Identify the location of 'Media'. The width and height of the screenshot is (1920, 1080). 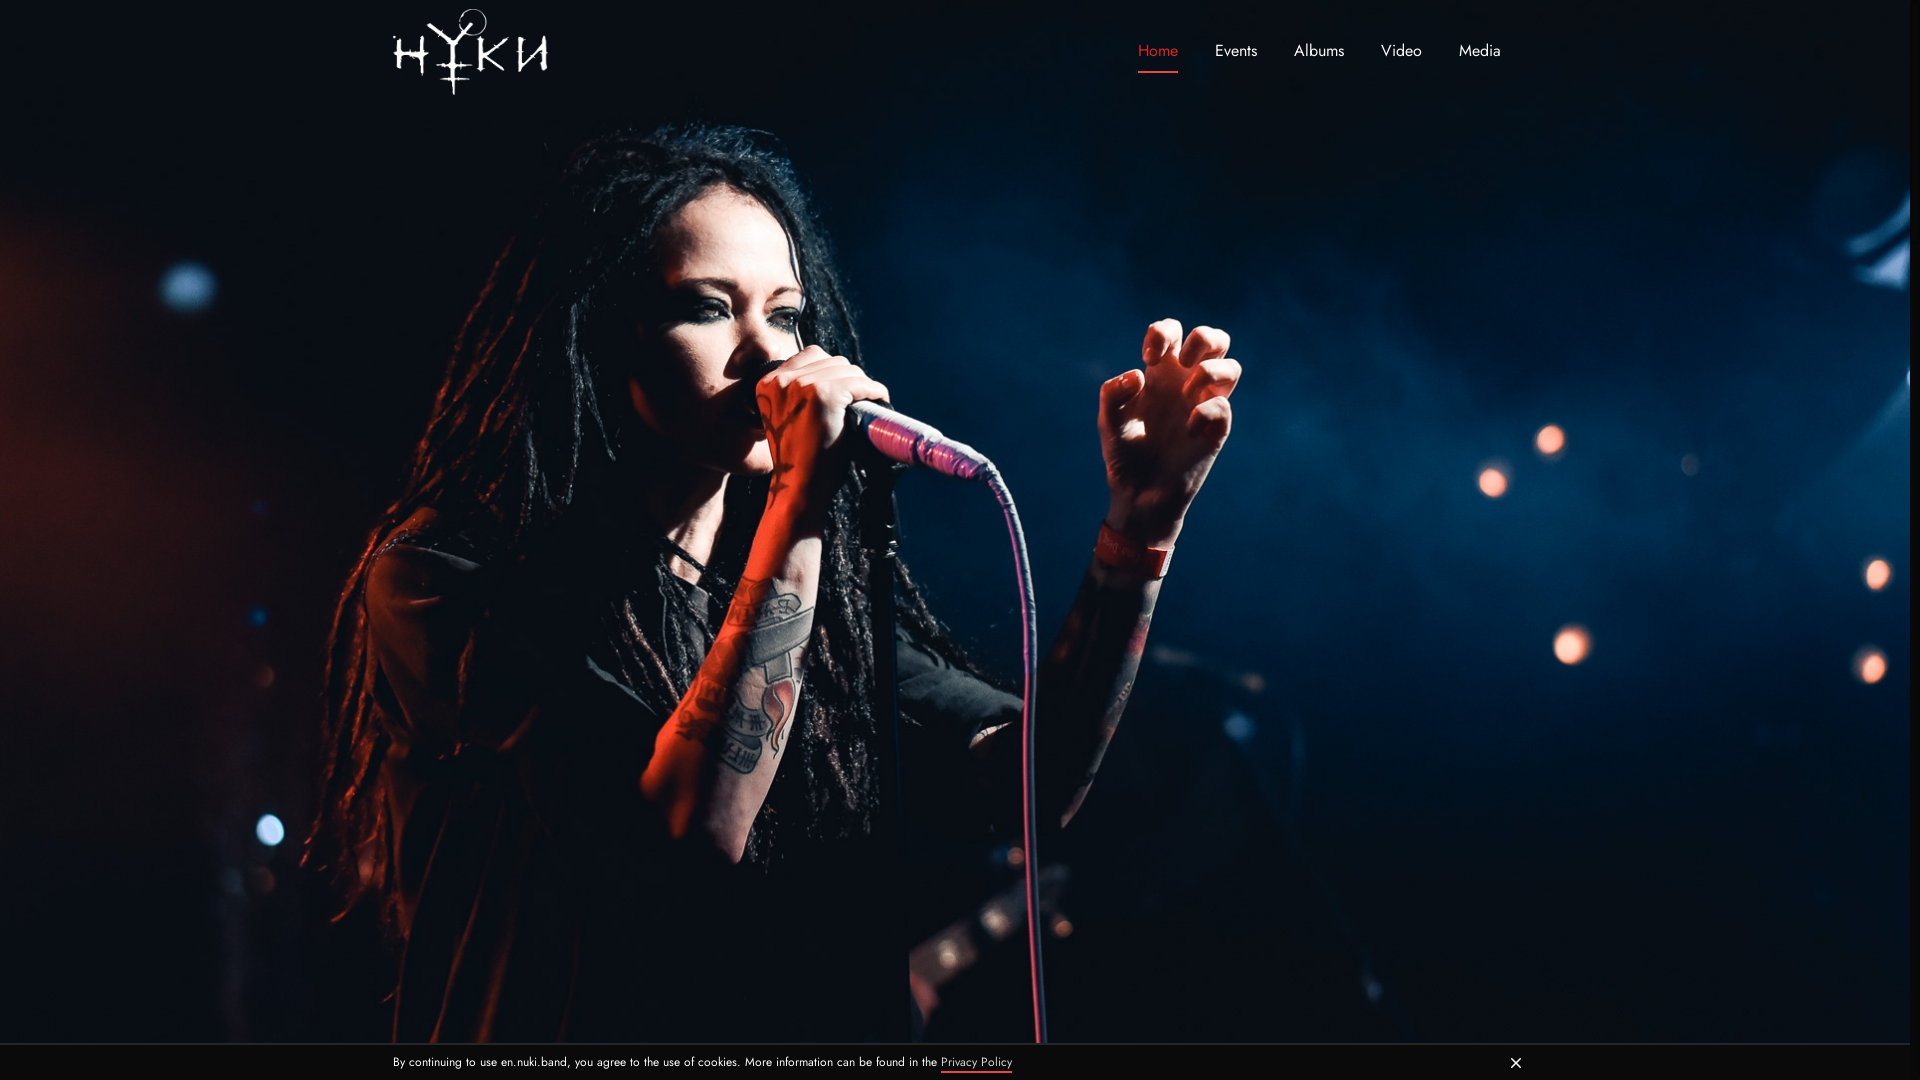
(1479, 50).